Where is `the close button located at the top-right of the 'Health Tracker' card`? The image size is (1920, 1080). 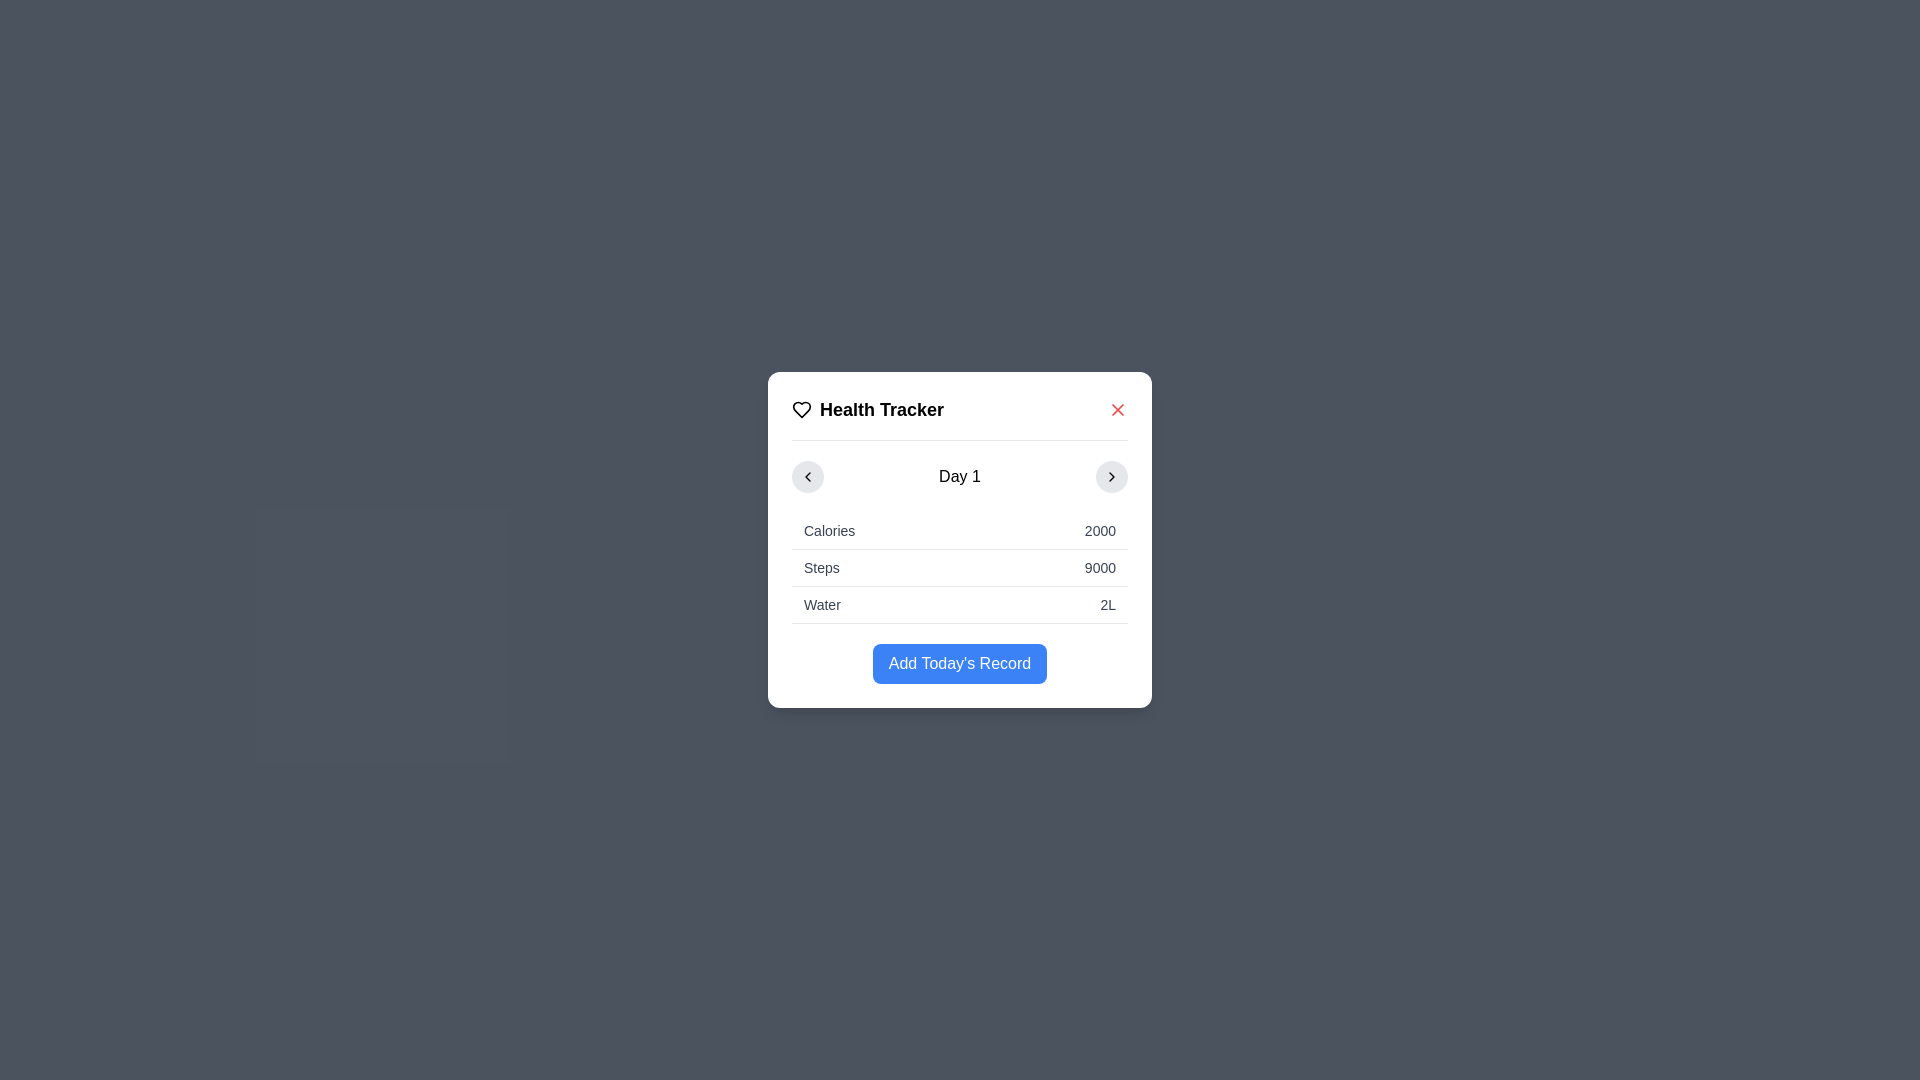
the close button located at the top-right of the 'Health Tracker' card is located at coordinates (1117, 408).